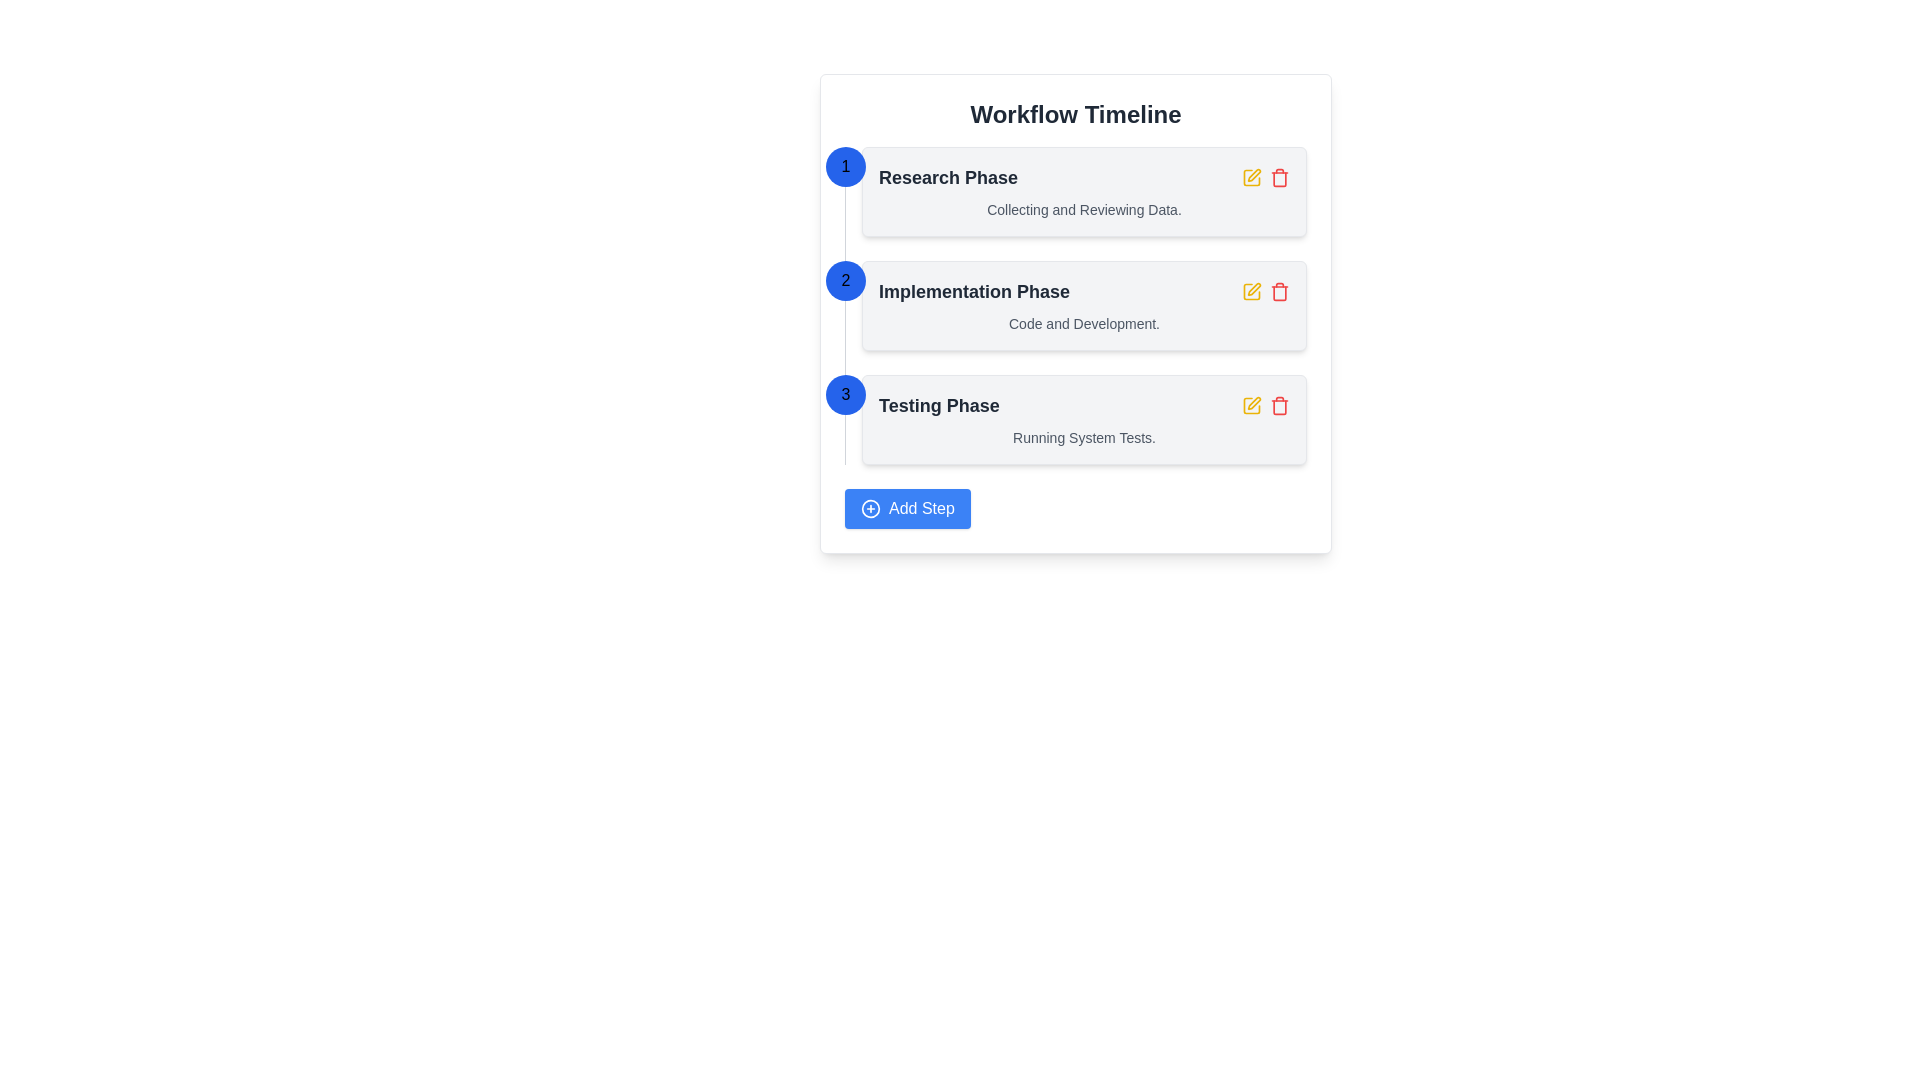 The image size is (1920, 1080). What do you see at coordinates (1083, 437) in the screenshot?
I see `text content of the text block displaying 'Running System Tests.' which is styled in a small-sized gray font and positioned below the 'Testing Phase' title` at bounding box center [1083, 437].